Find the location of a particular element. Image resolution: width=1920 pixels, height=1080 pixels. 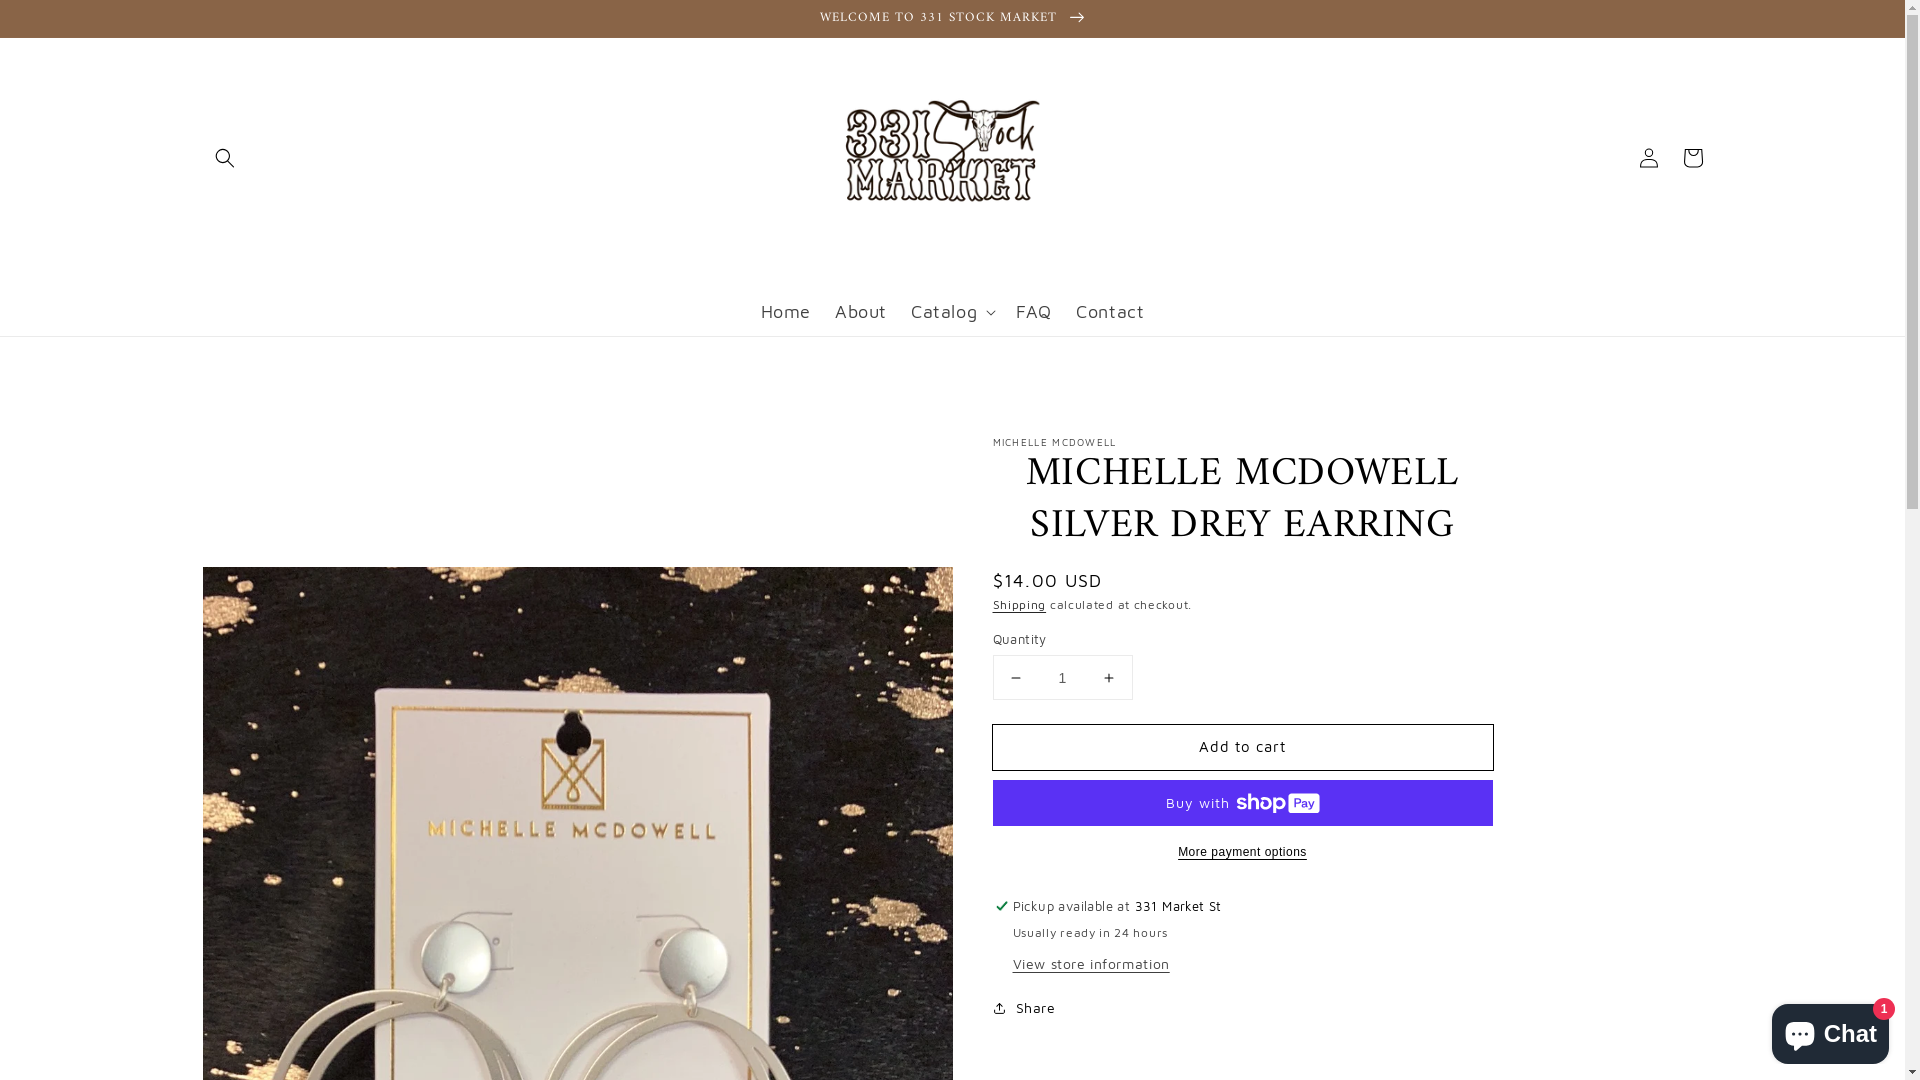

'Shopify online store chat' is located at coordinates (1830, 1029).